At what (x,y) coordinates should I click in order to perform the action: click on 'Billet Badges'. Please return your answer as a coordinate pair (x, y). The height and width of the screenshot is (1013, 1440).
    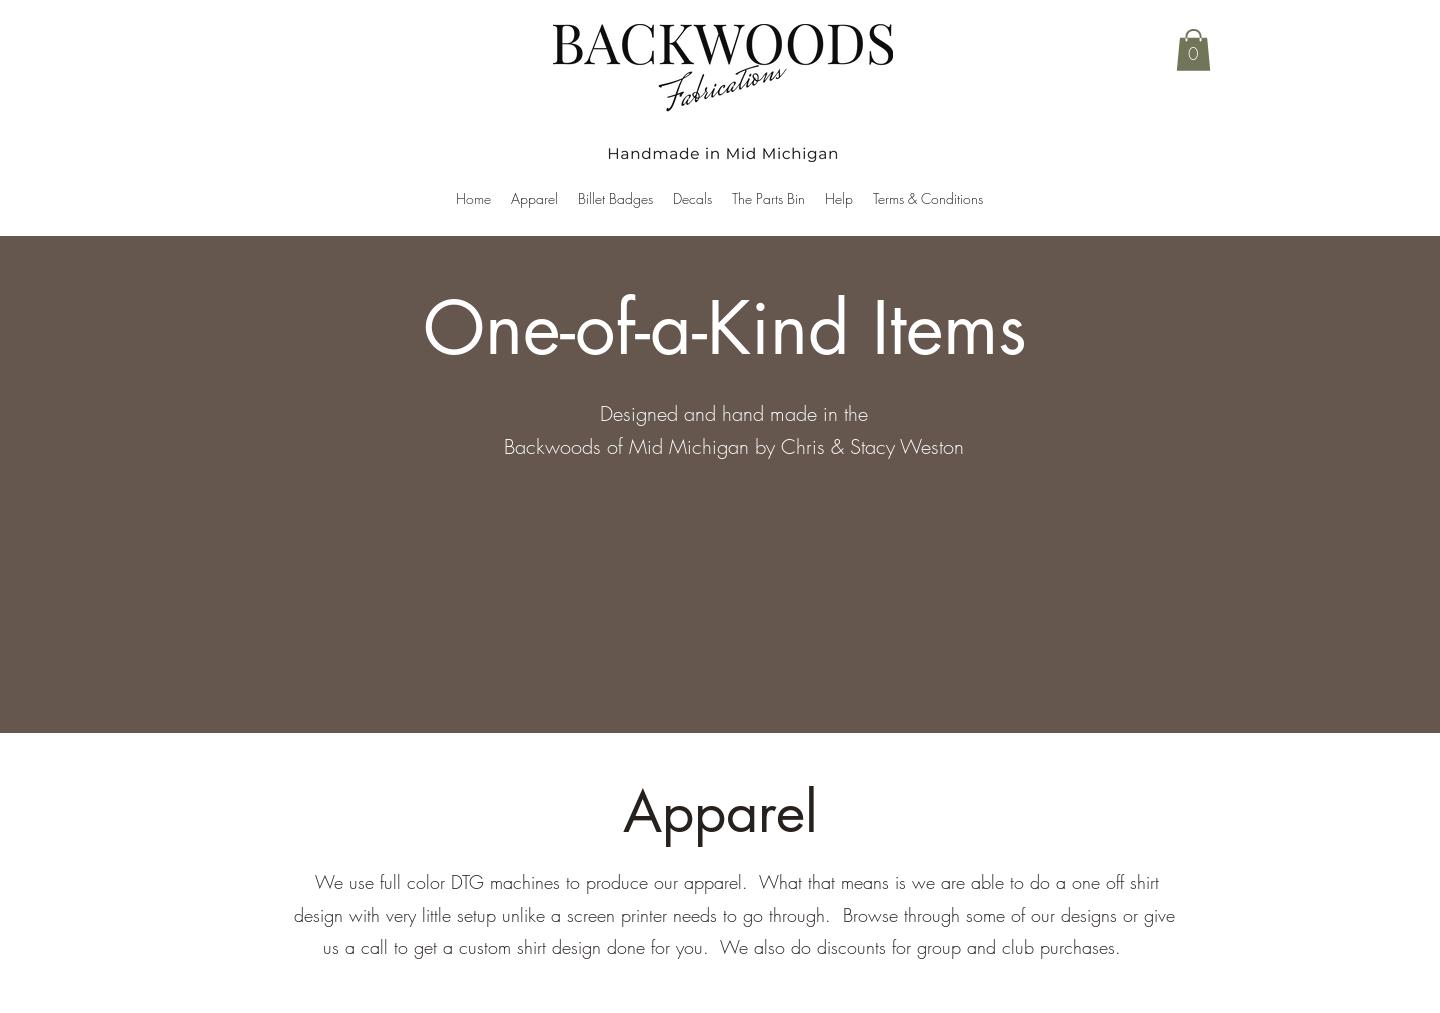
    Looking at the image, I should click on (613, 198).